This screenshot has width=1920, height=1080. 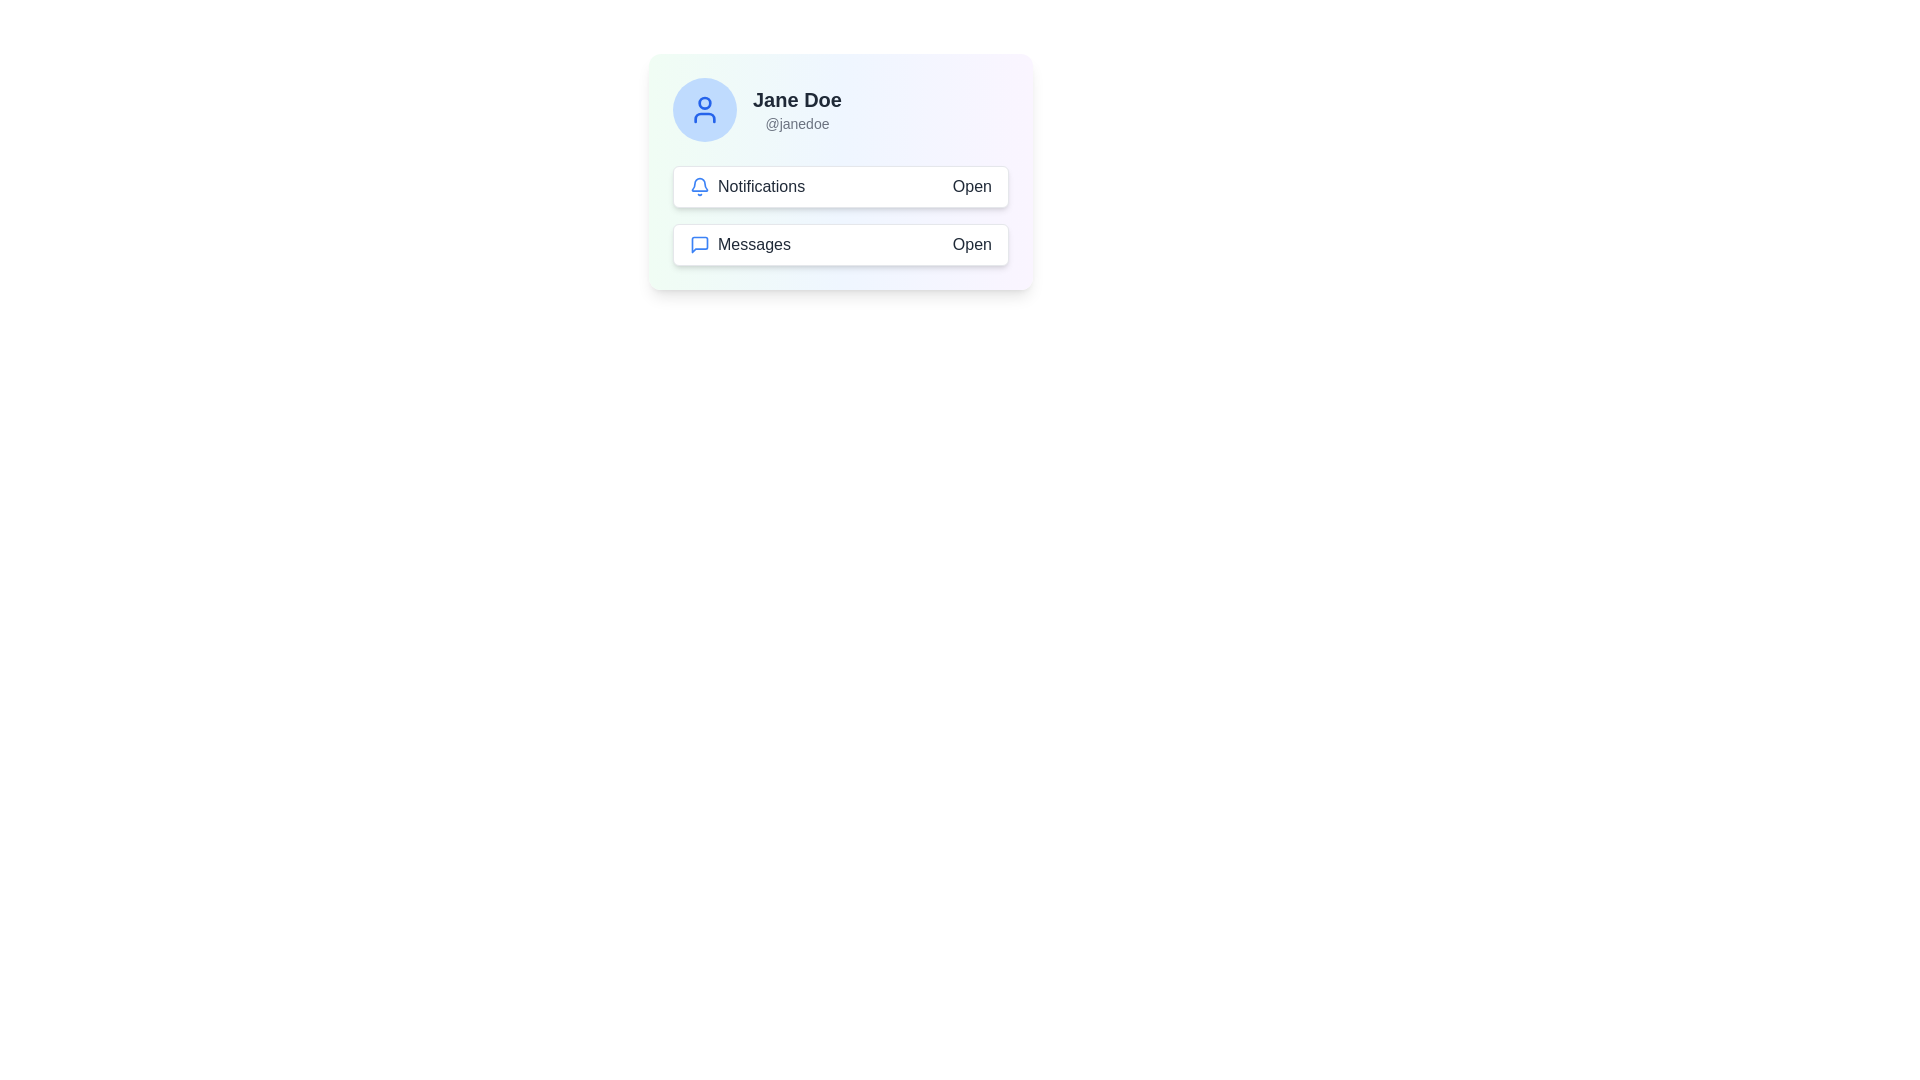 I want to click on the static text label displaying 'Open' that is styled with a dark text color and located to the right of the 'Notifications' entry, so click(x=972, y=186).